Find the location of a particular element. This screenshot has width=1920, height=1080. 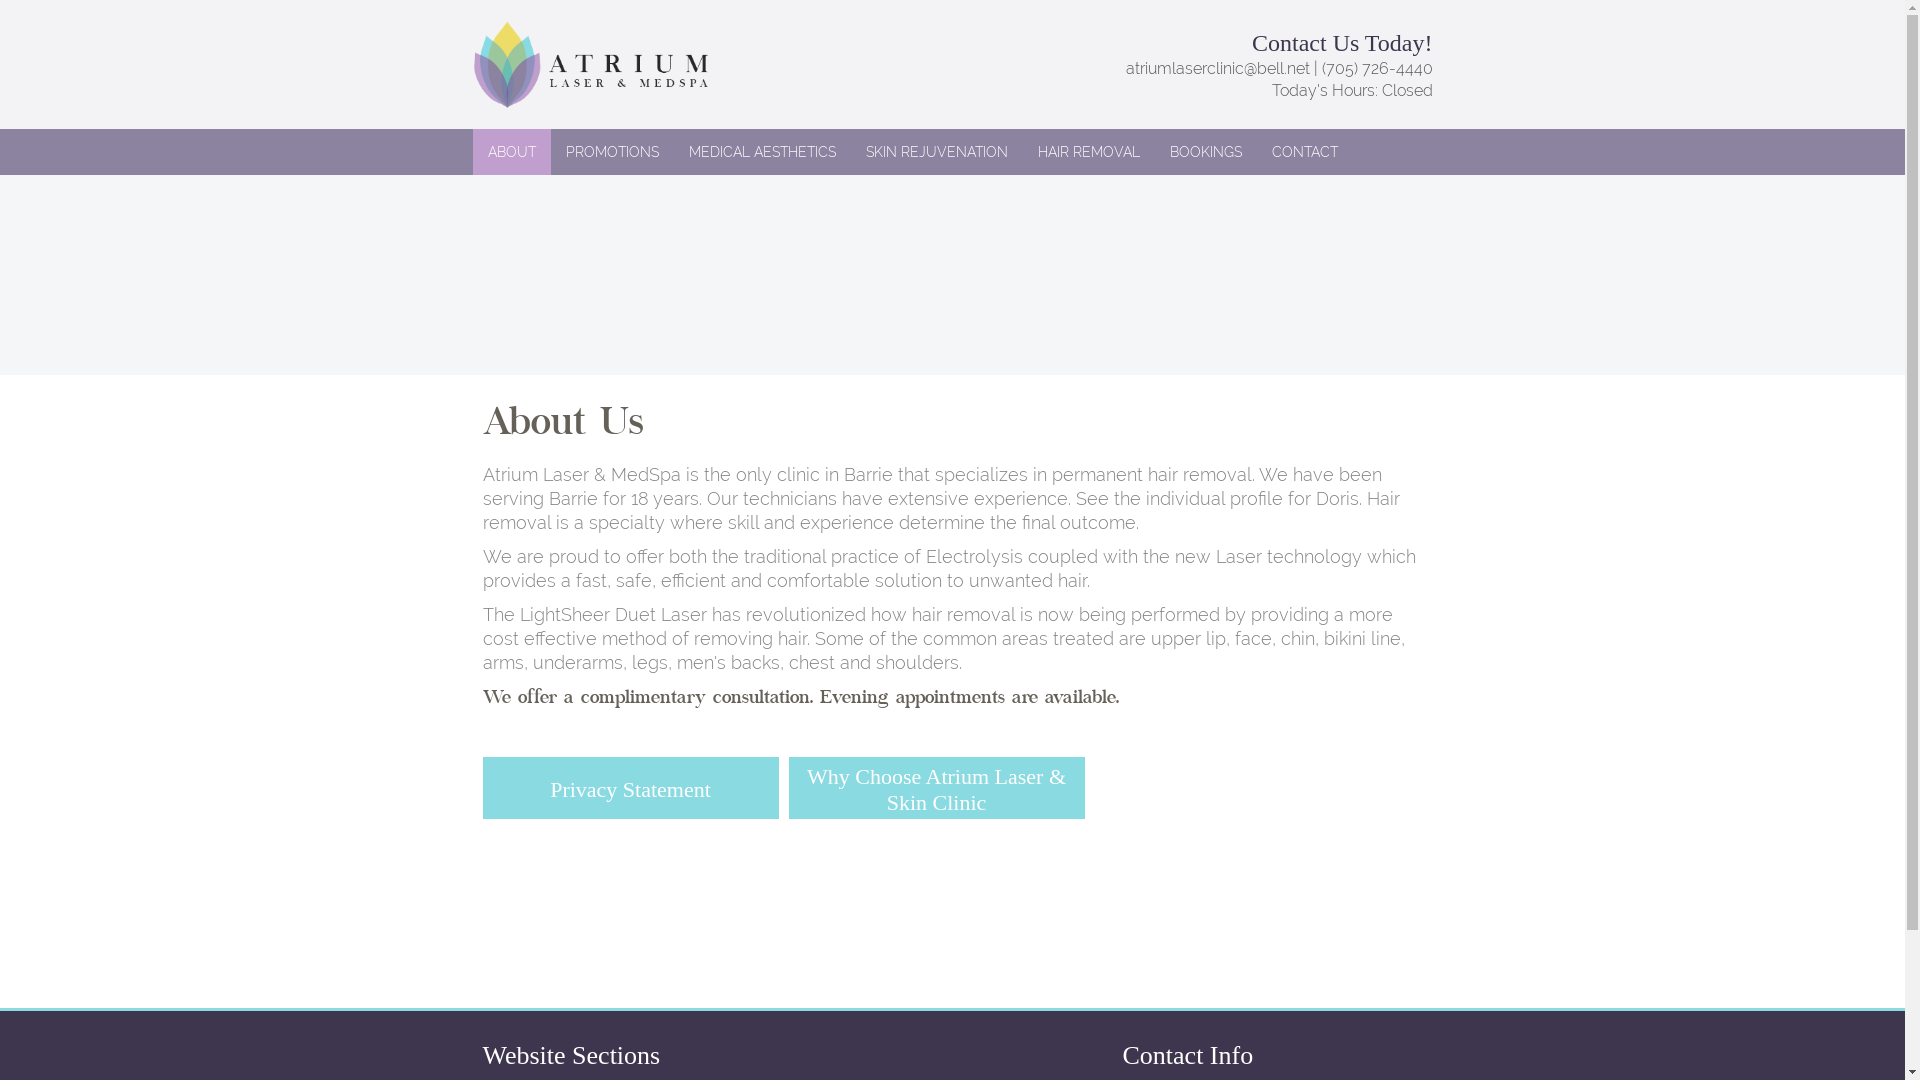

'Why Choose Atrium Laser & Skin Clinic' is located at coordinates (935, 789).